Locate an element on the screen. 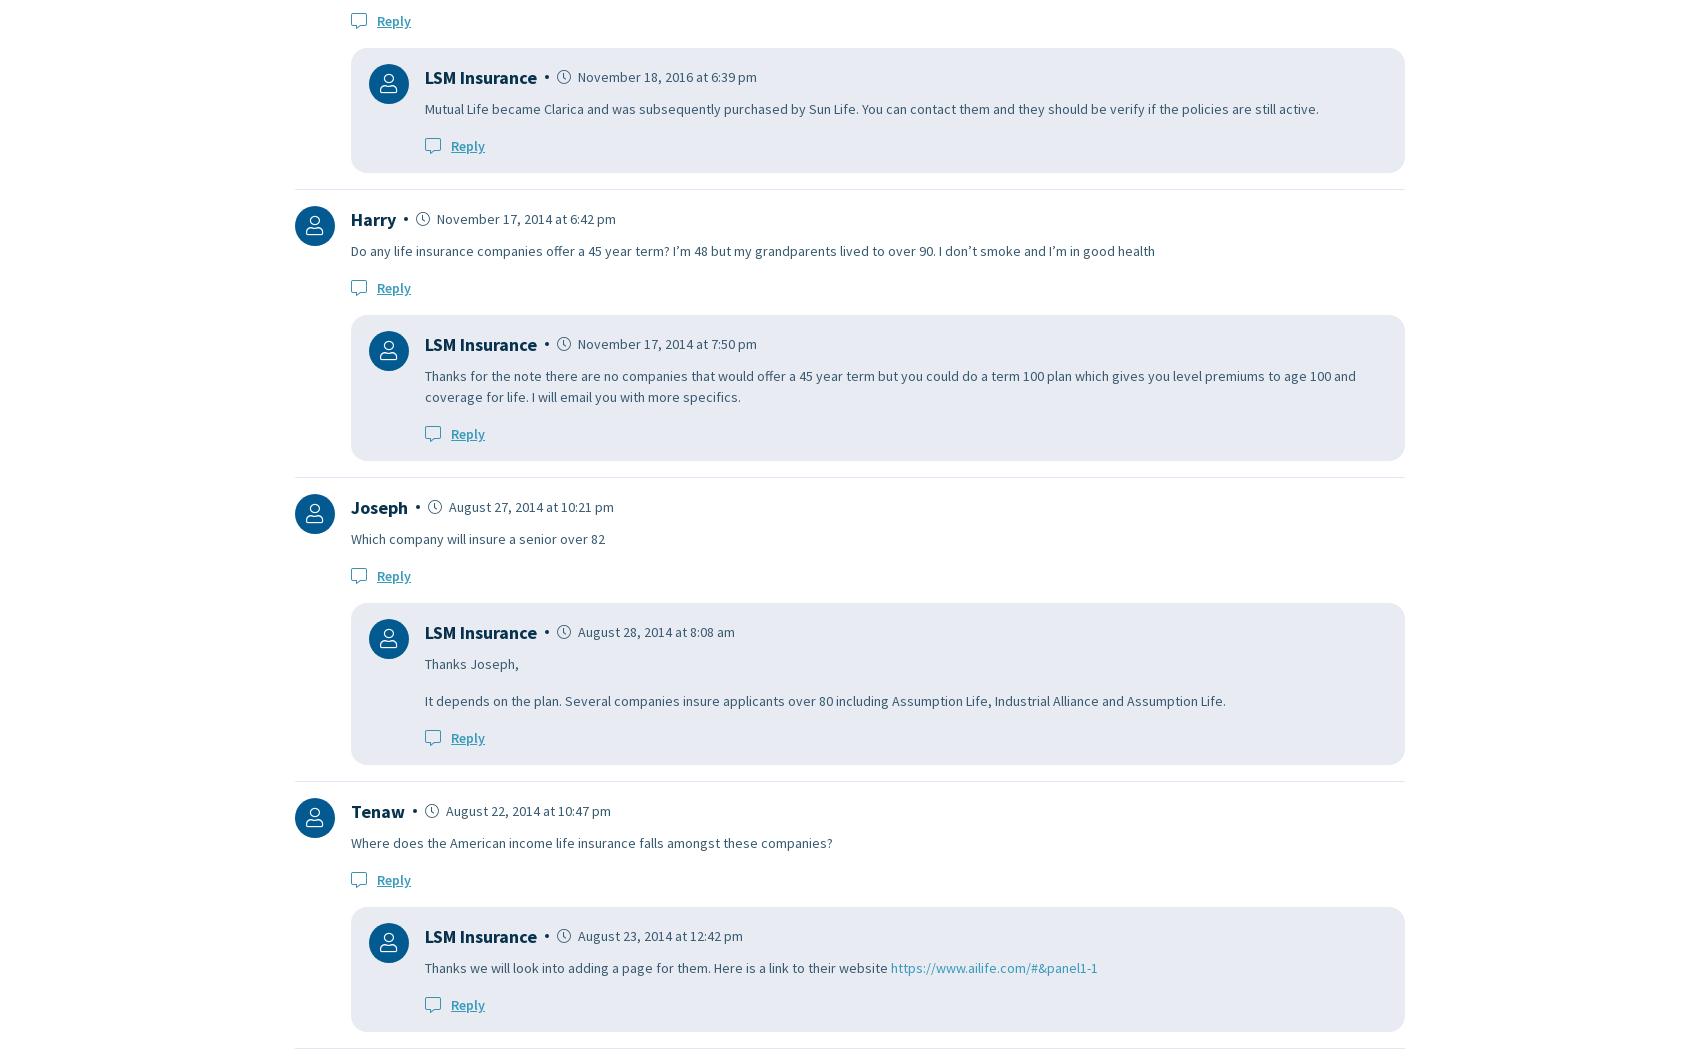 This screenshot has height=1061, width=1700. 'Thanks Joseph,' is located at coordinates (425, 662).